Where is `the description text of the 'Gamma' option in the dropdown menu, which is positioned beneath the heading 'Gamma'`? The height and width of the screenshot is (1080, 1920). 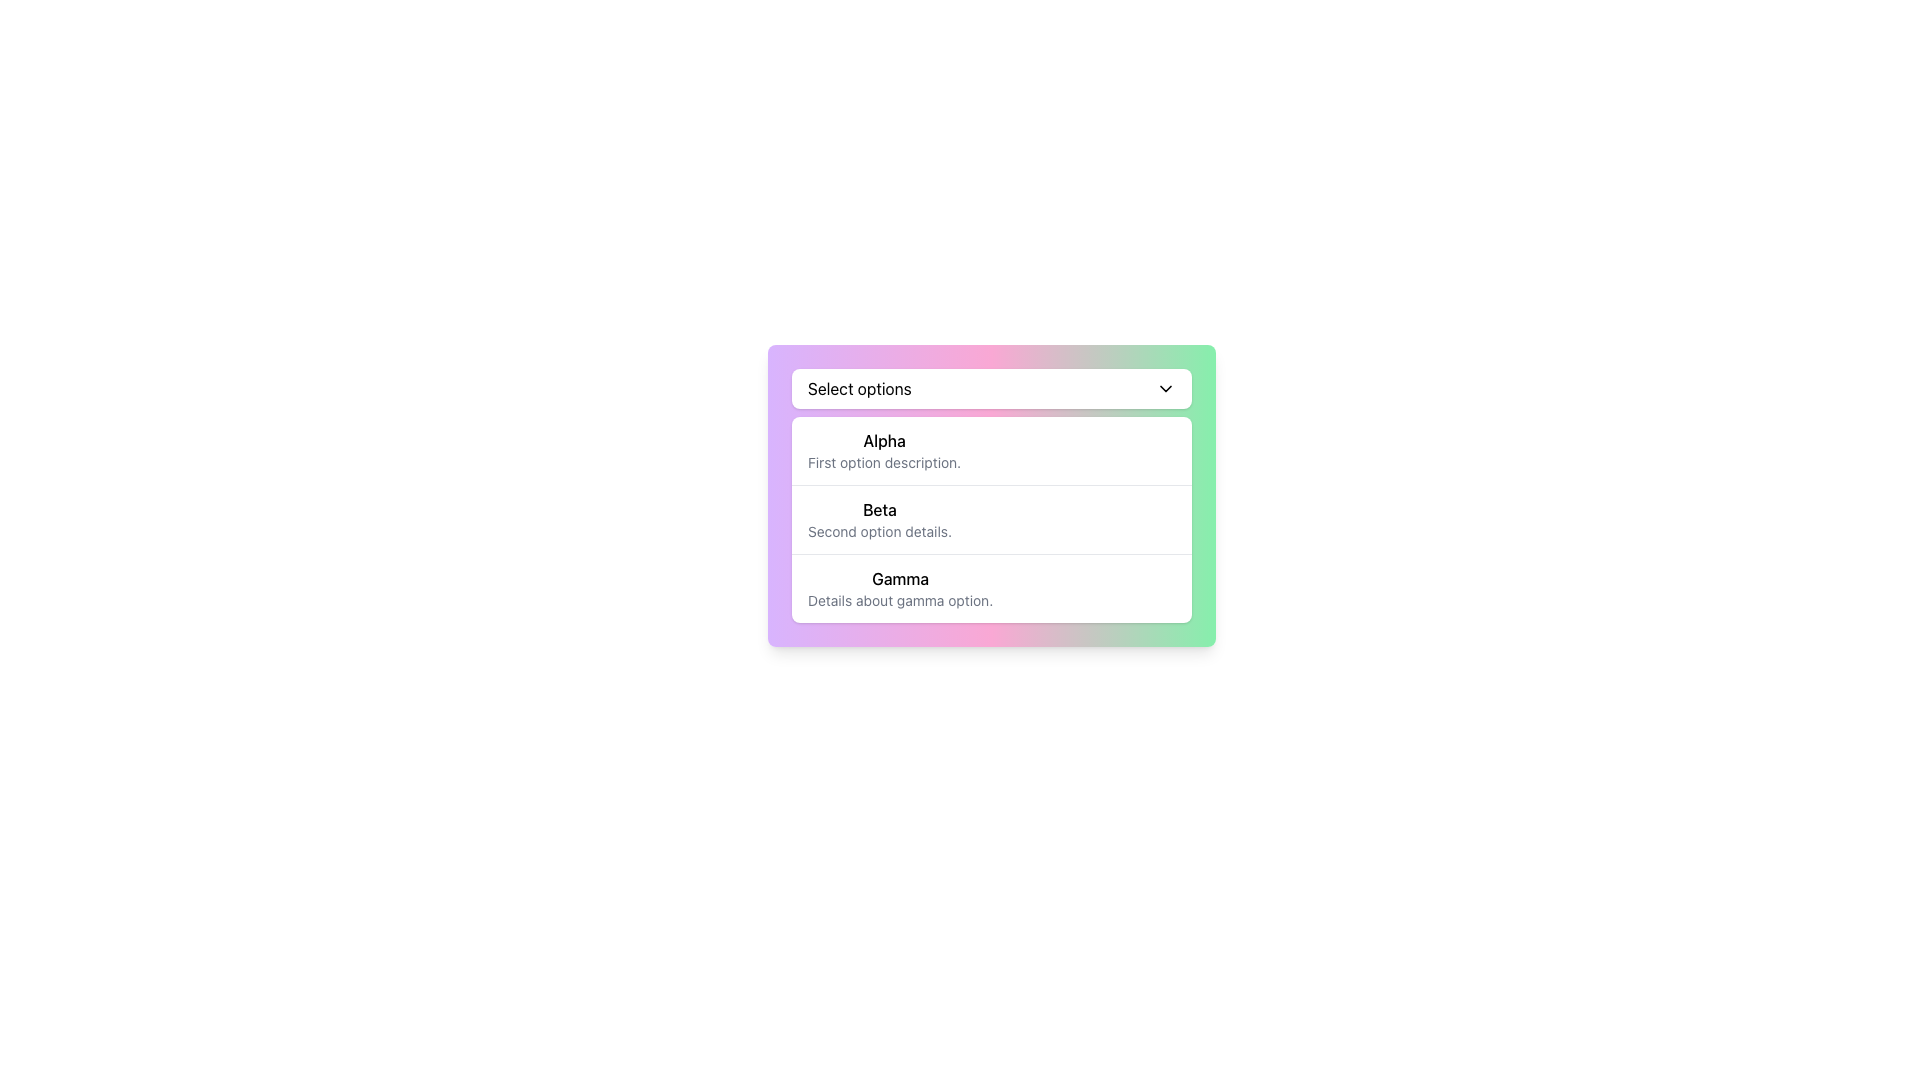 the description text of the 'Gamma' option in the dropdown menu, which is positioned beneath the heading 'Gamma' is located at coordinates (899, 600).